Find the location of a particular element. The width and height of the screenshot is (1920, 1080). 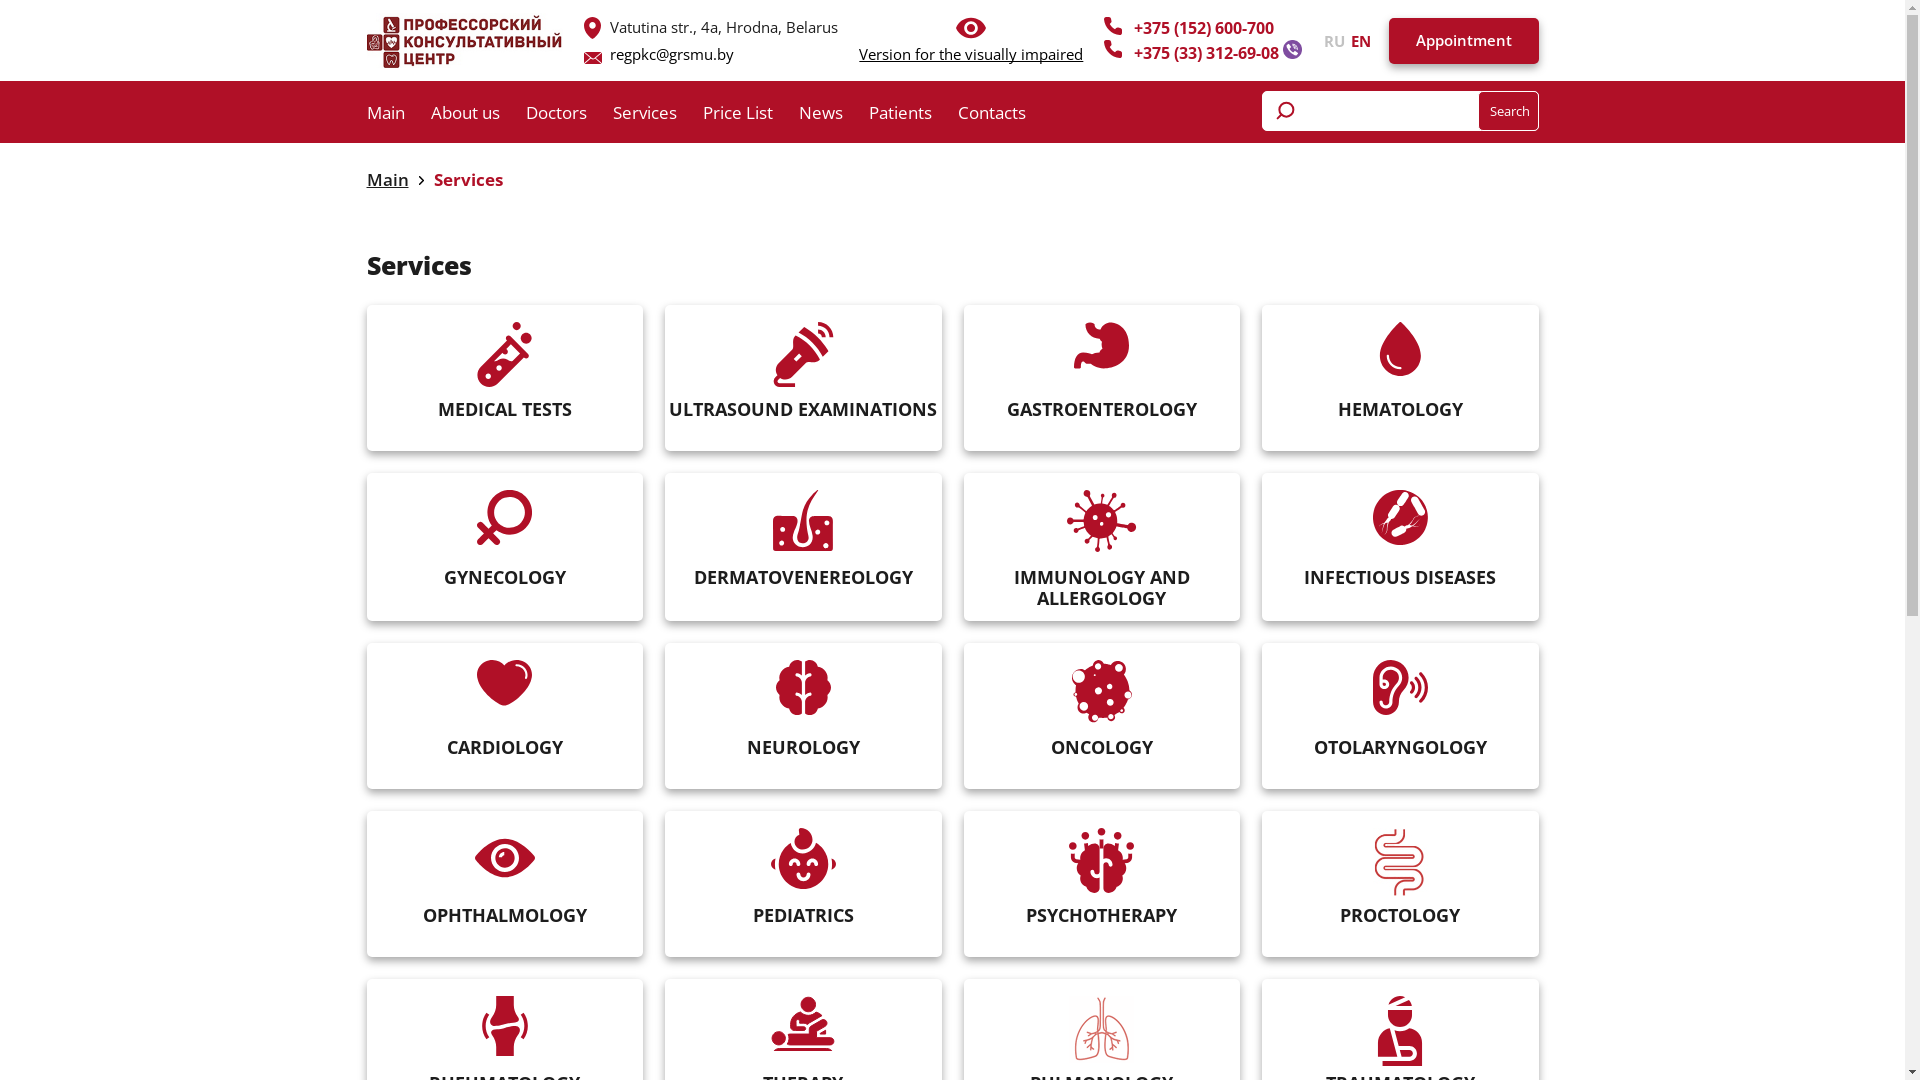

'Traumatology' is located at coordinates (1399, 1030).